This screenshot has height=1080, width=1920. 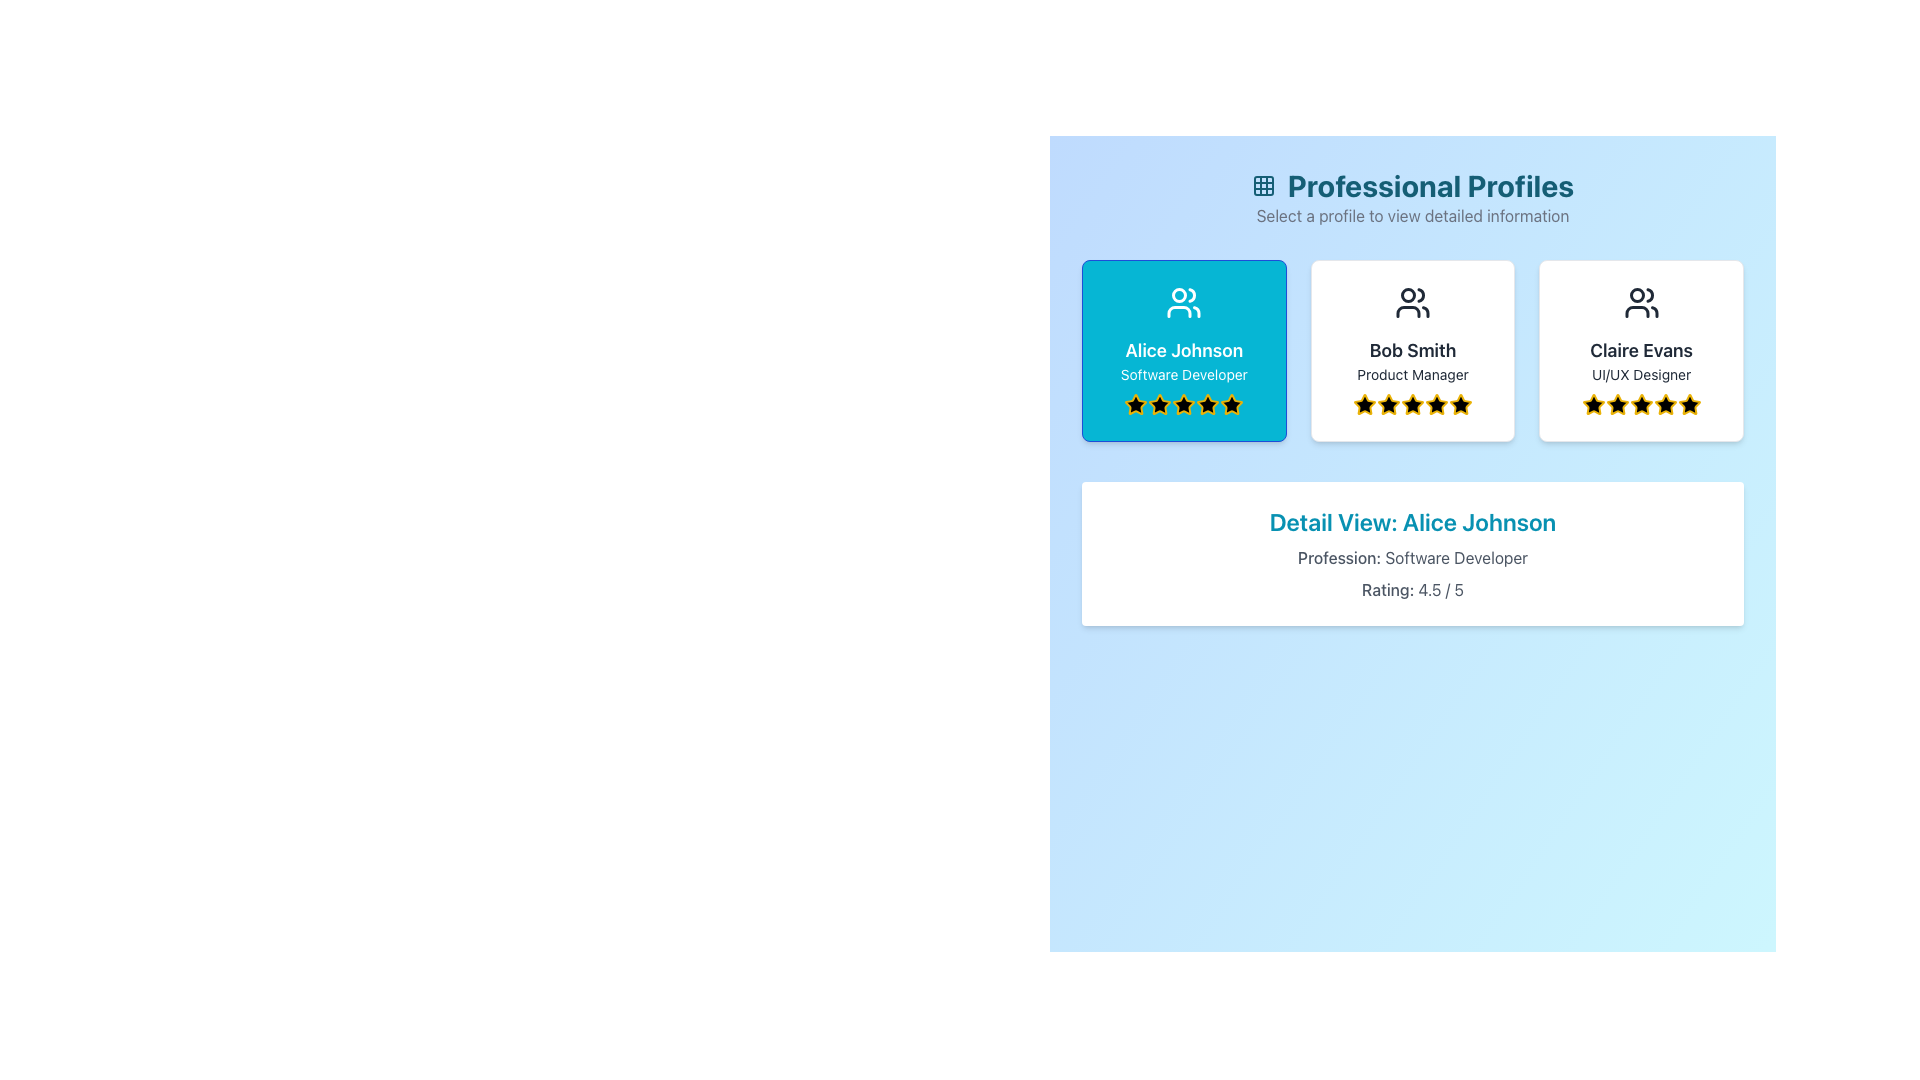 What do you see at coordinates (1617, 404) in the screenshot?
I see `the fourth star in the five-star rating component under the profile card of 'Claire Evans, UI/UX Designer'` at bounding box center [1617, 404].